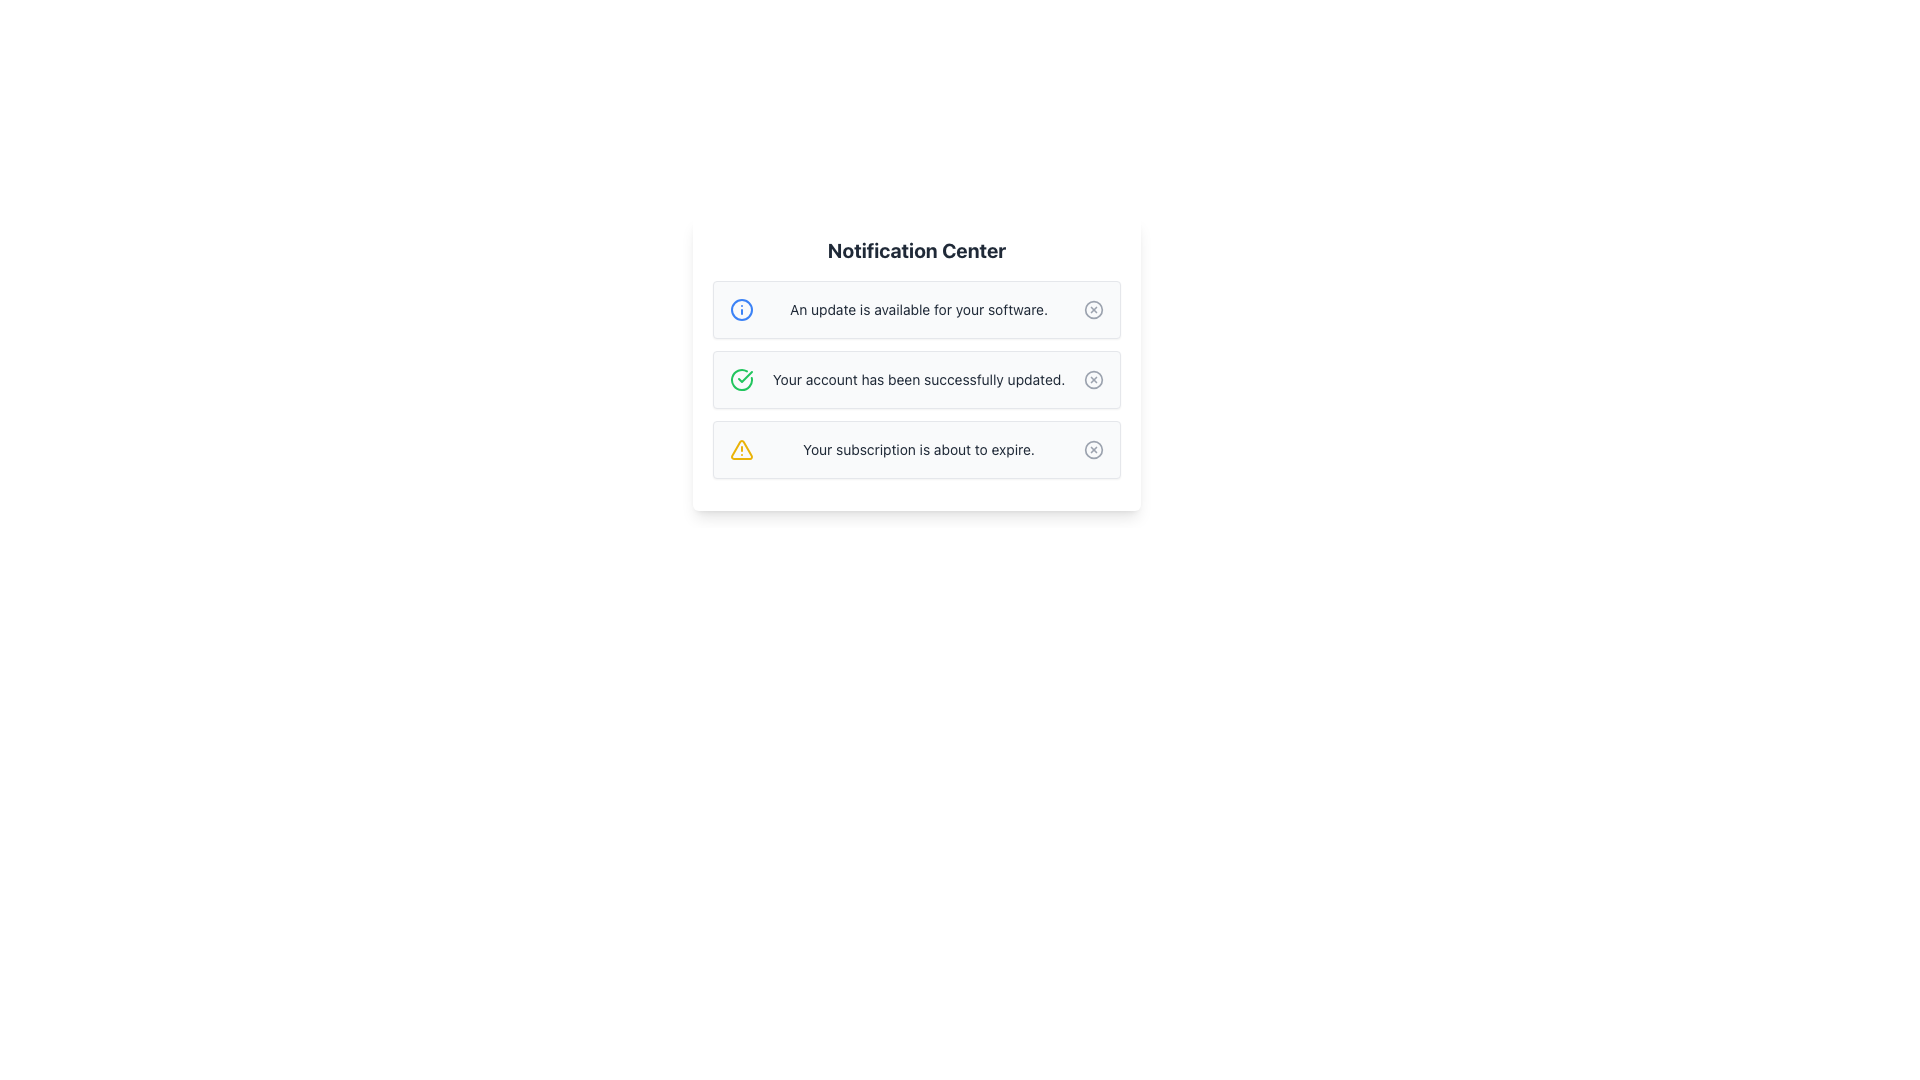  I want to click on notification message 'Your account has been successfully updated.' displayed in gray text within the notification card, so click(917, 380).